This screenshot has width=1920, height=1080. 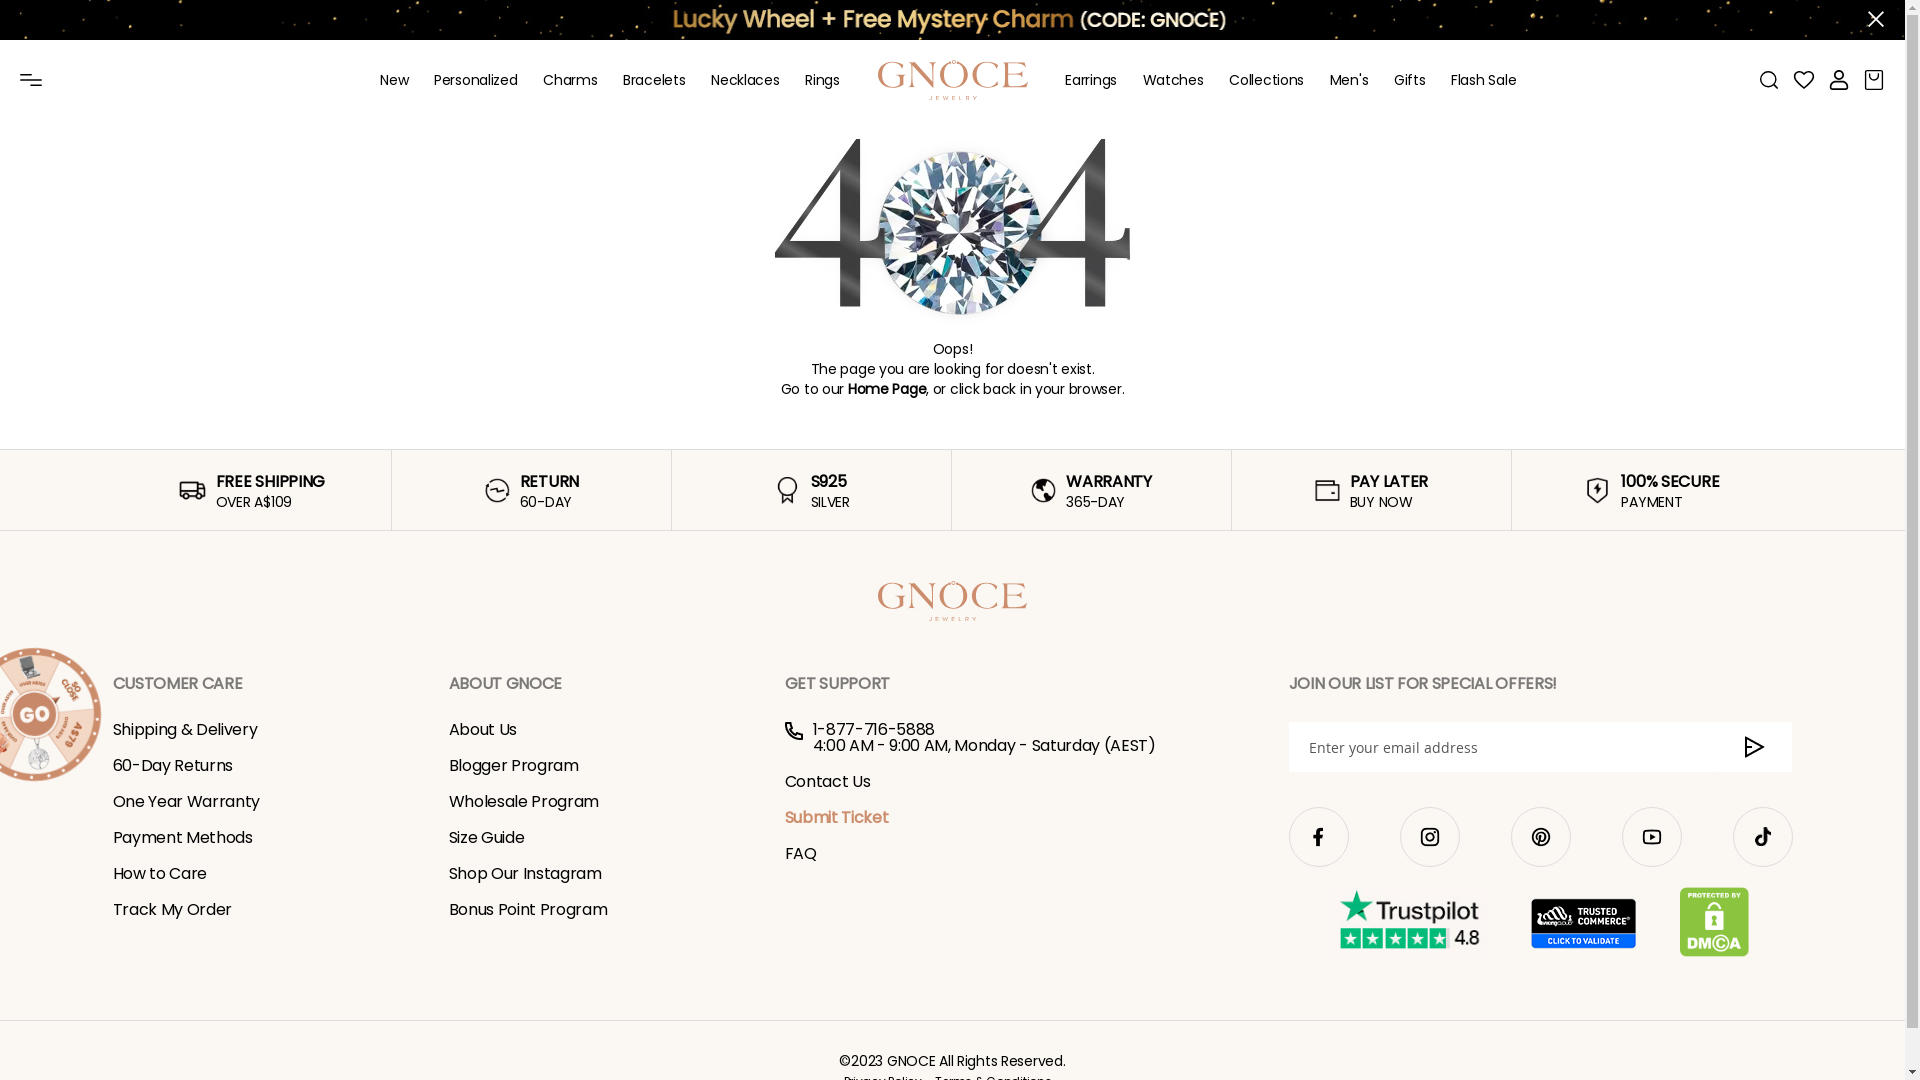 What do you see at coordinates (481, 729) in the screenshot?
I see `'About Us'` at bounding box center [481, 729].